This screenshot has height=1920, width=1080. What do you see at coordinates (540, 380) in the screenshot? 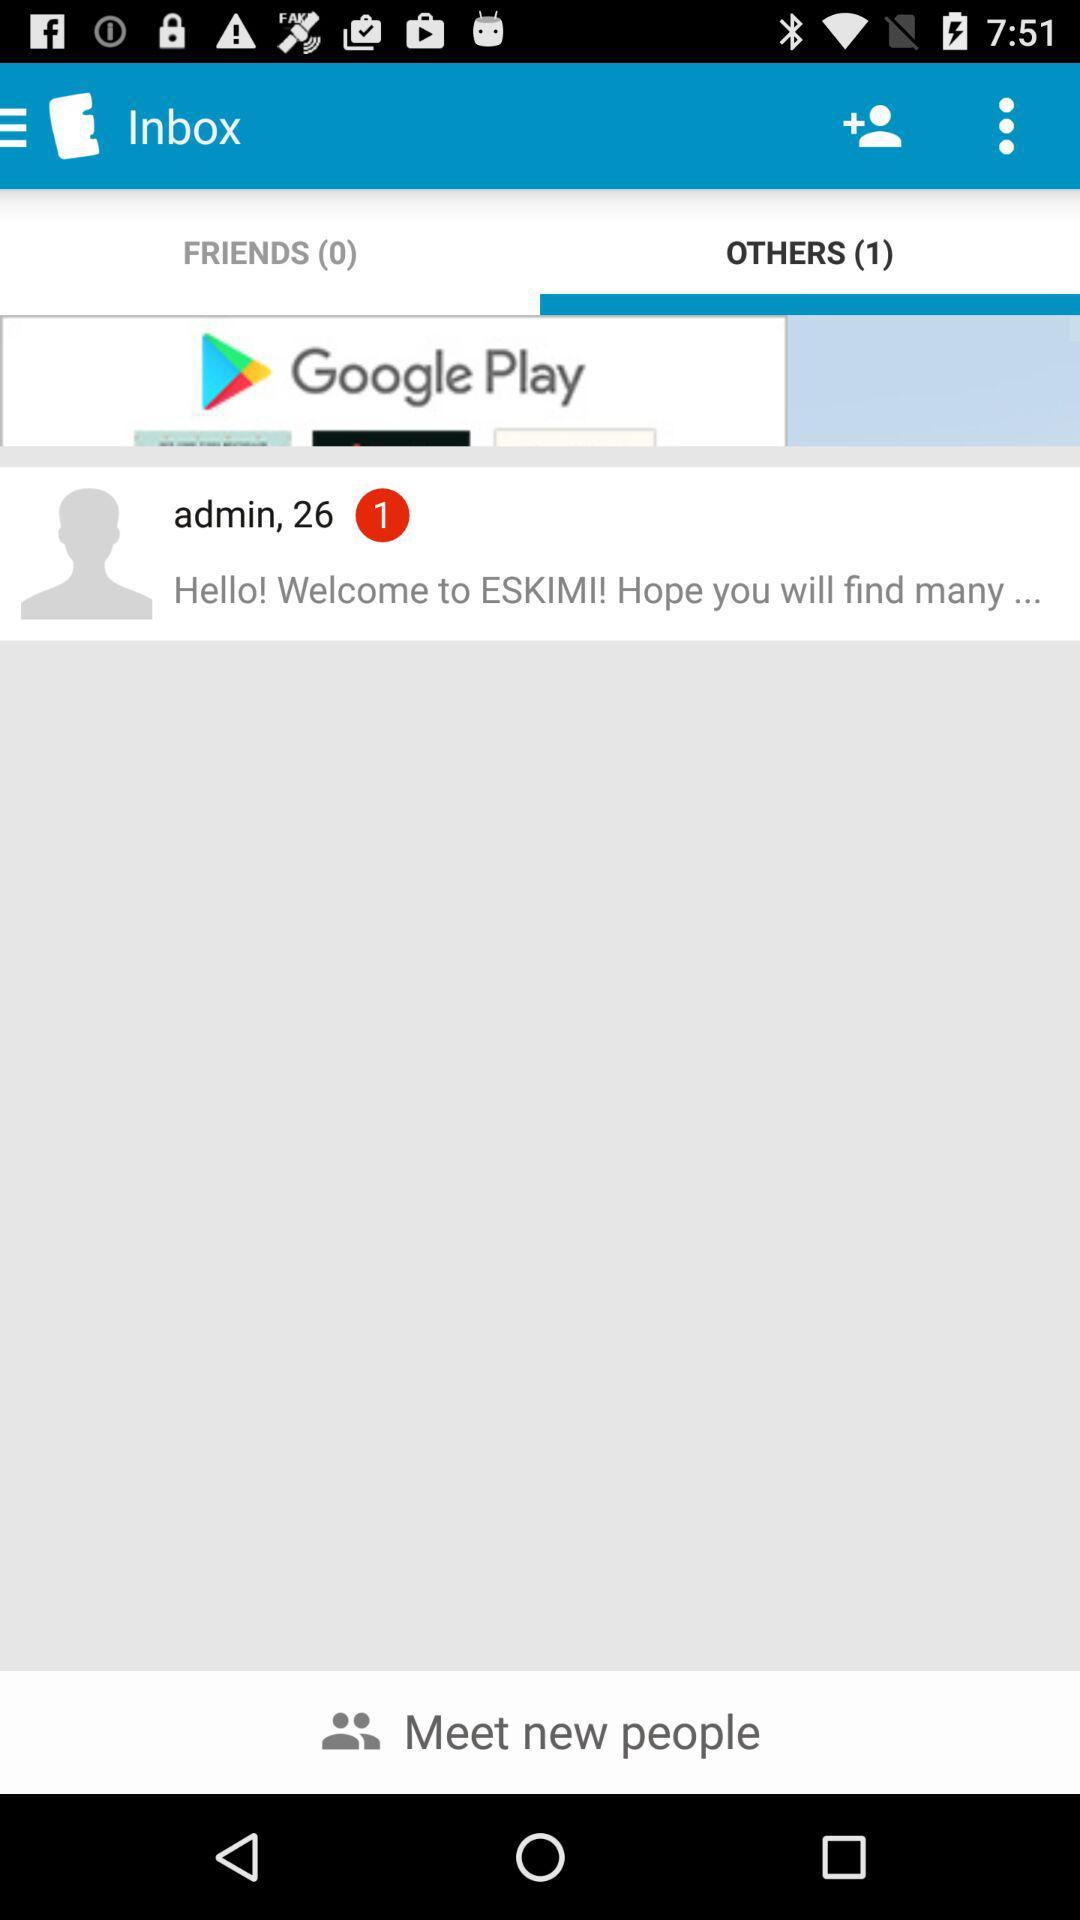
I see `advertisement` at bounding box center [540, 380].